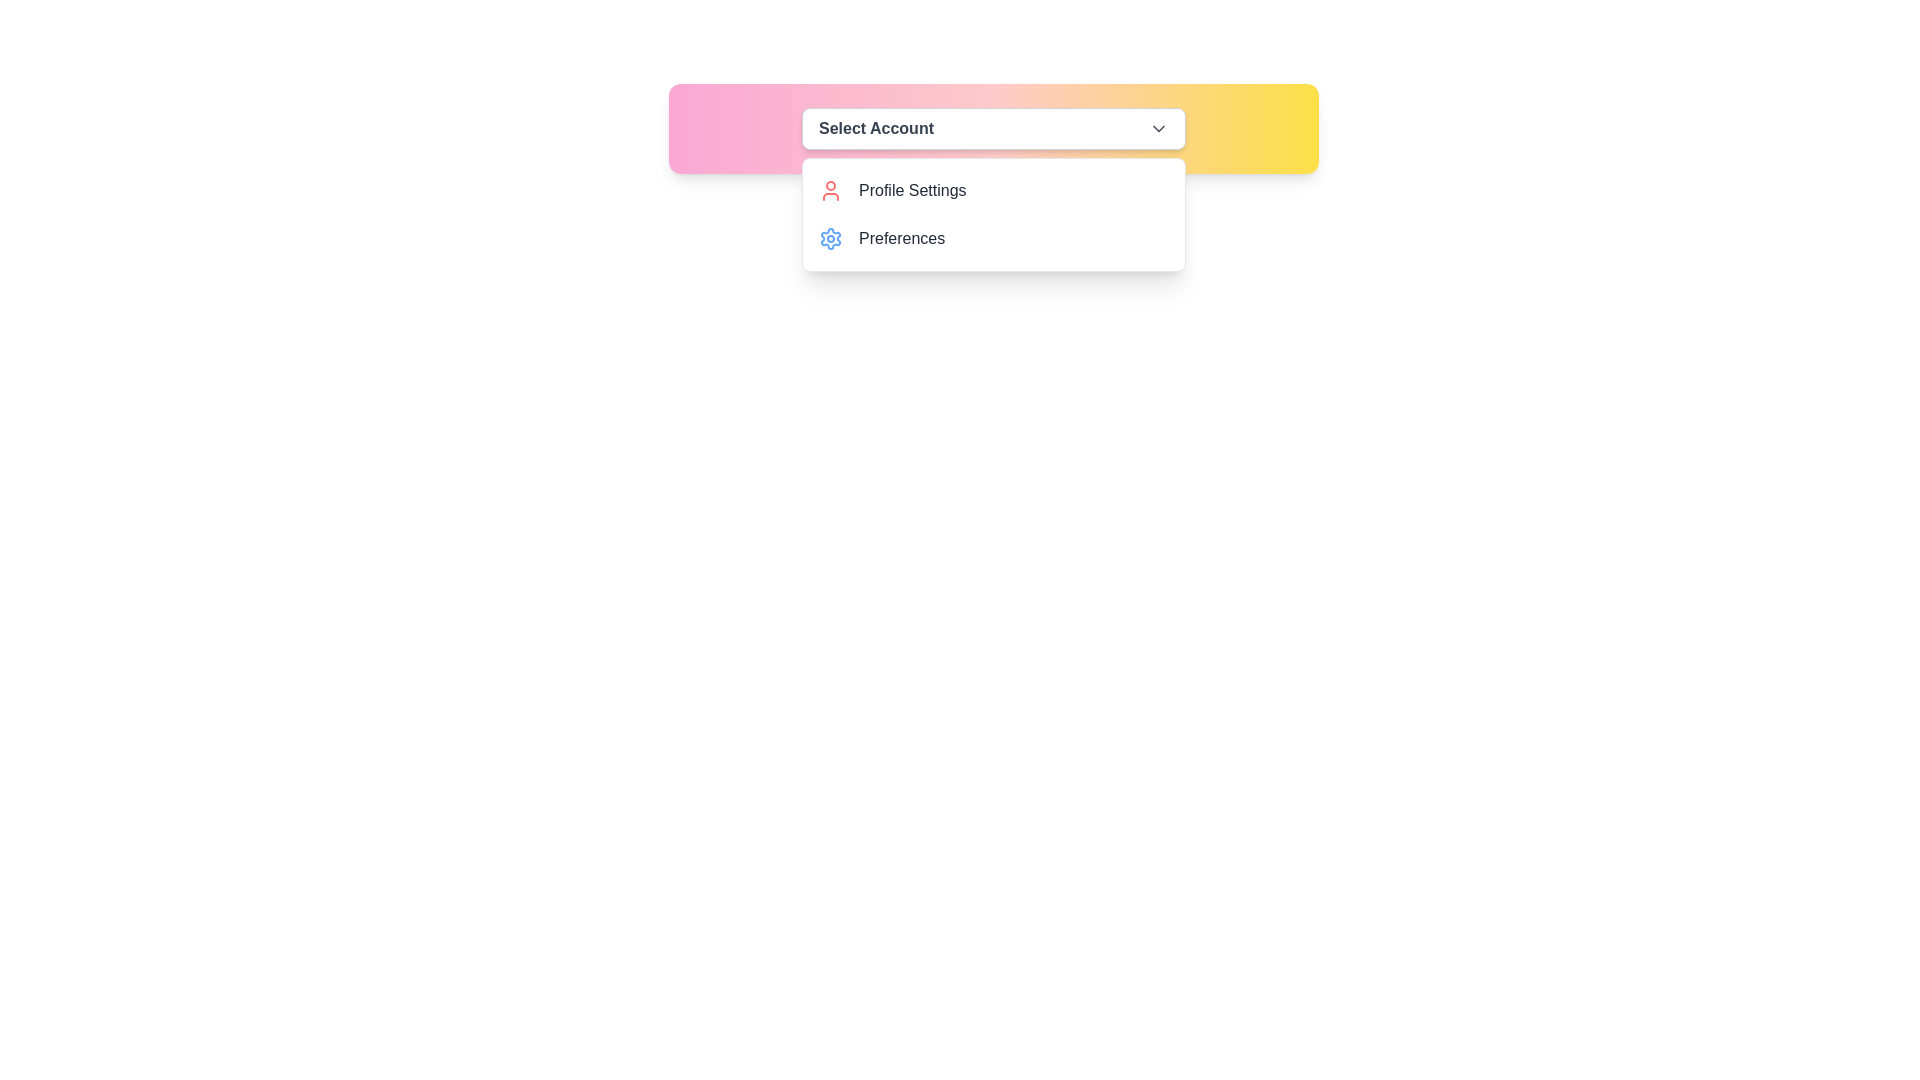 The height and width of the screenshot is (1080, 1920). Describe the element at coordinates (901, 238) in the screenshot. I see `the Text Label that serves as a guide to the settings or customization panel, located below the 'Profile Settings' item in the dropdown menu` at that location.